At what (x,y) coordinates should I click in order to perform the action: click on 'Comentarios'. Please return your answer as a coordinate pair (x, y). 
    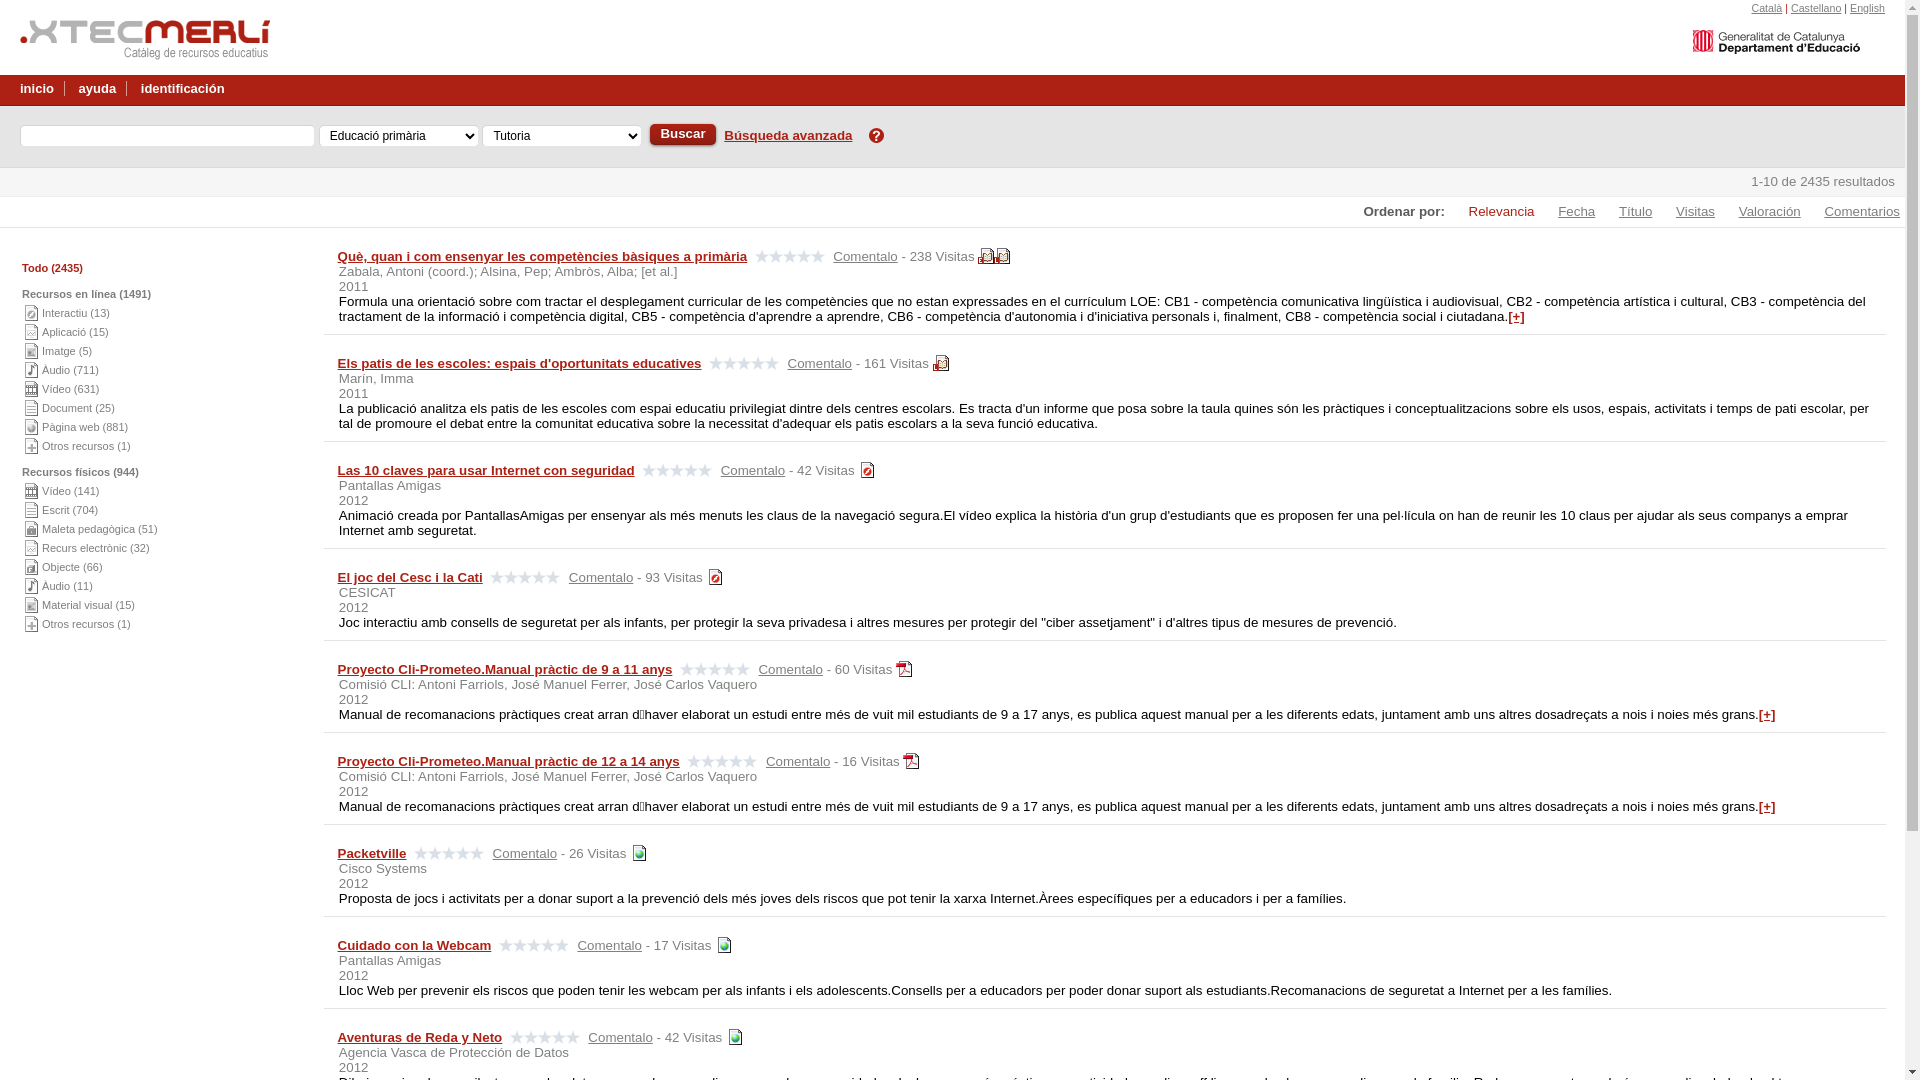
    Looking at the image, I should click on (1851, 211).